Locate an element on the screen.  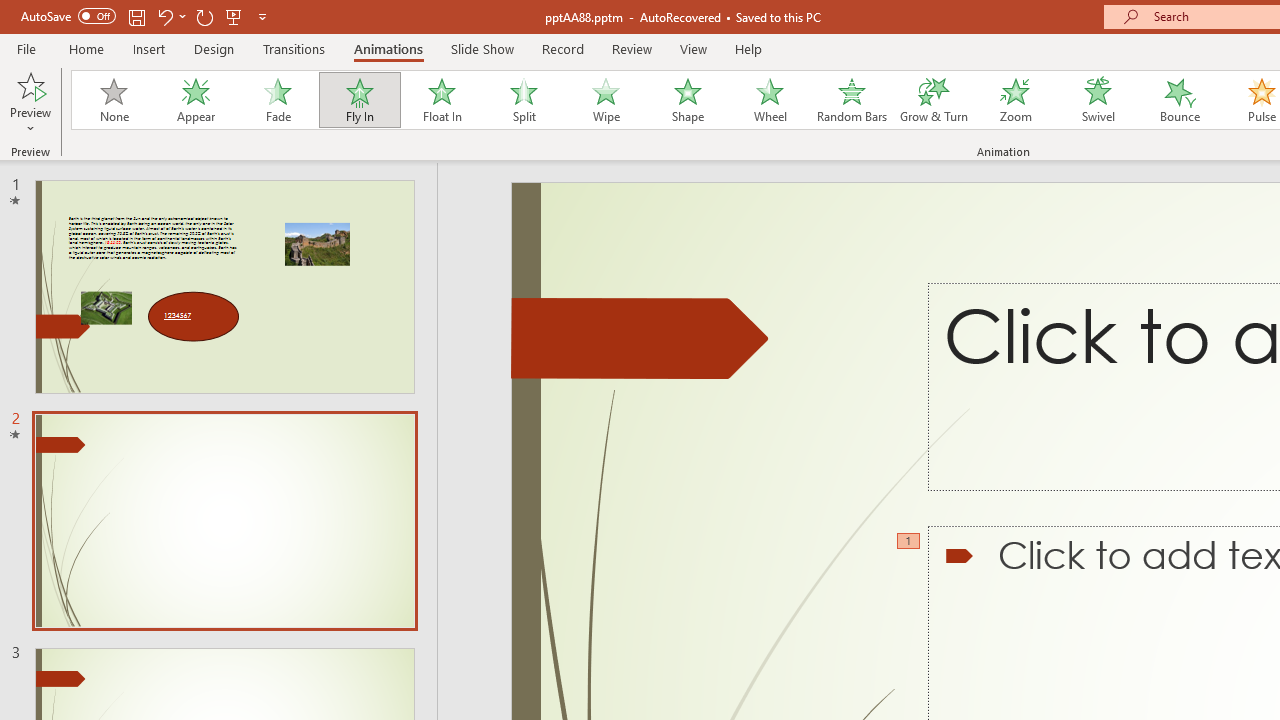
'Random Bars' is located at coordinates (852, 100).